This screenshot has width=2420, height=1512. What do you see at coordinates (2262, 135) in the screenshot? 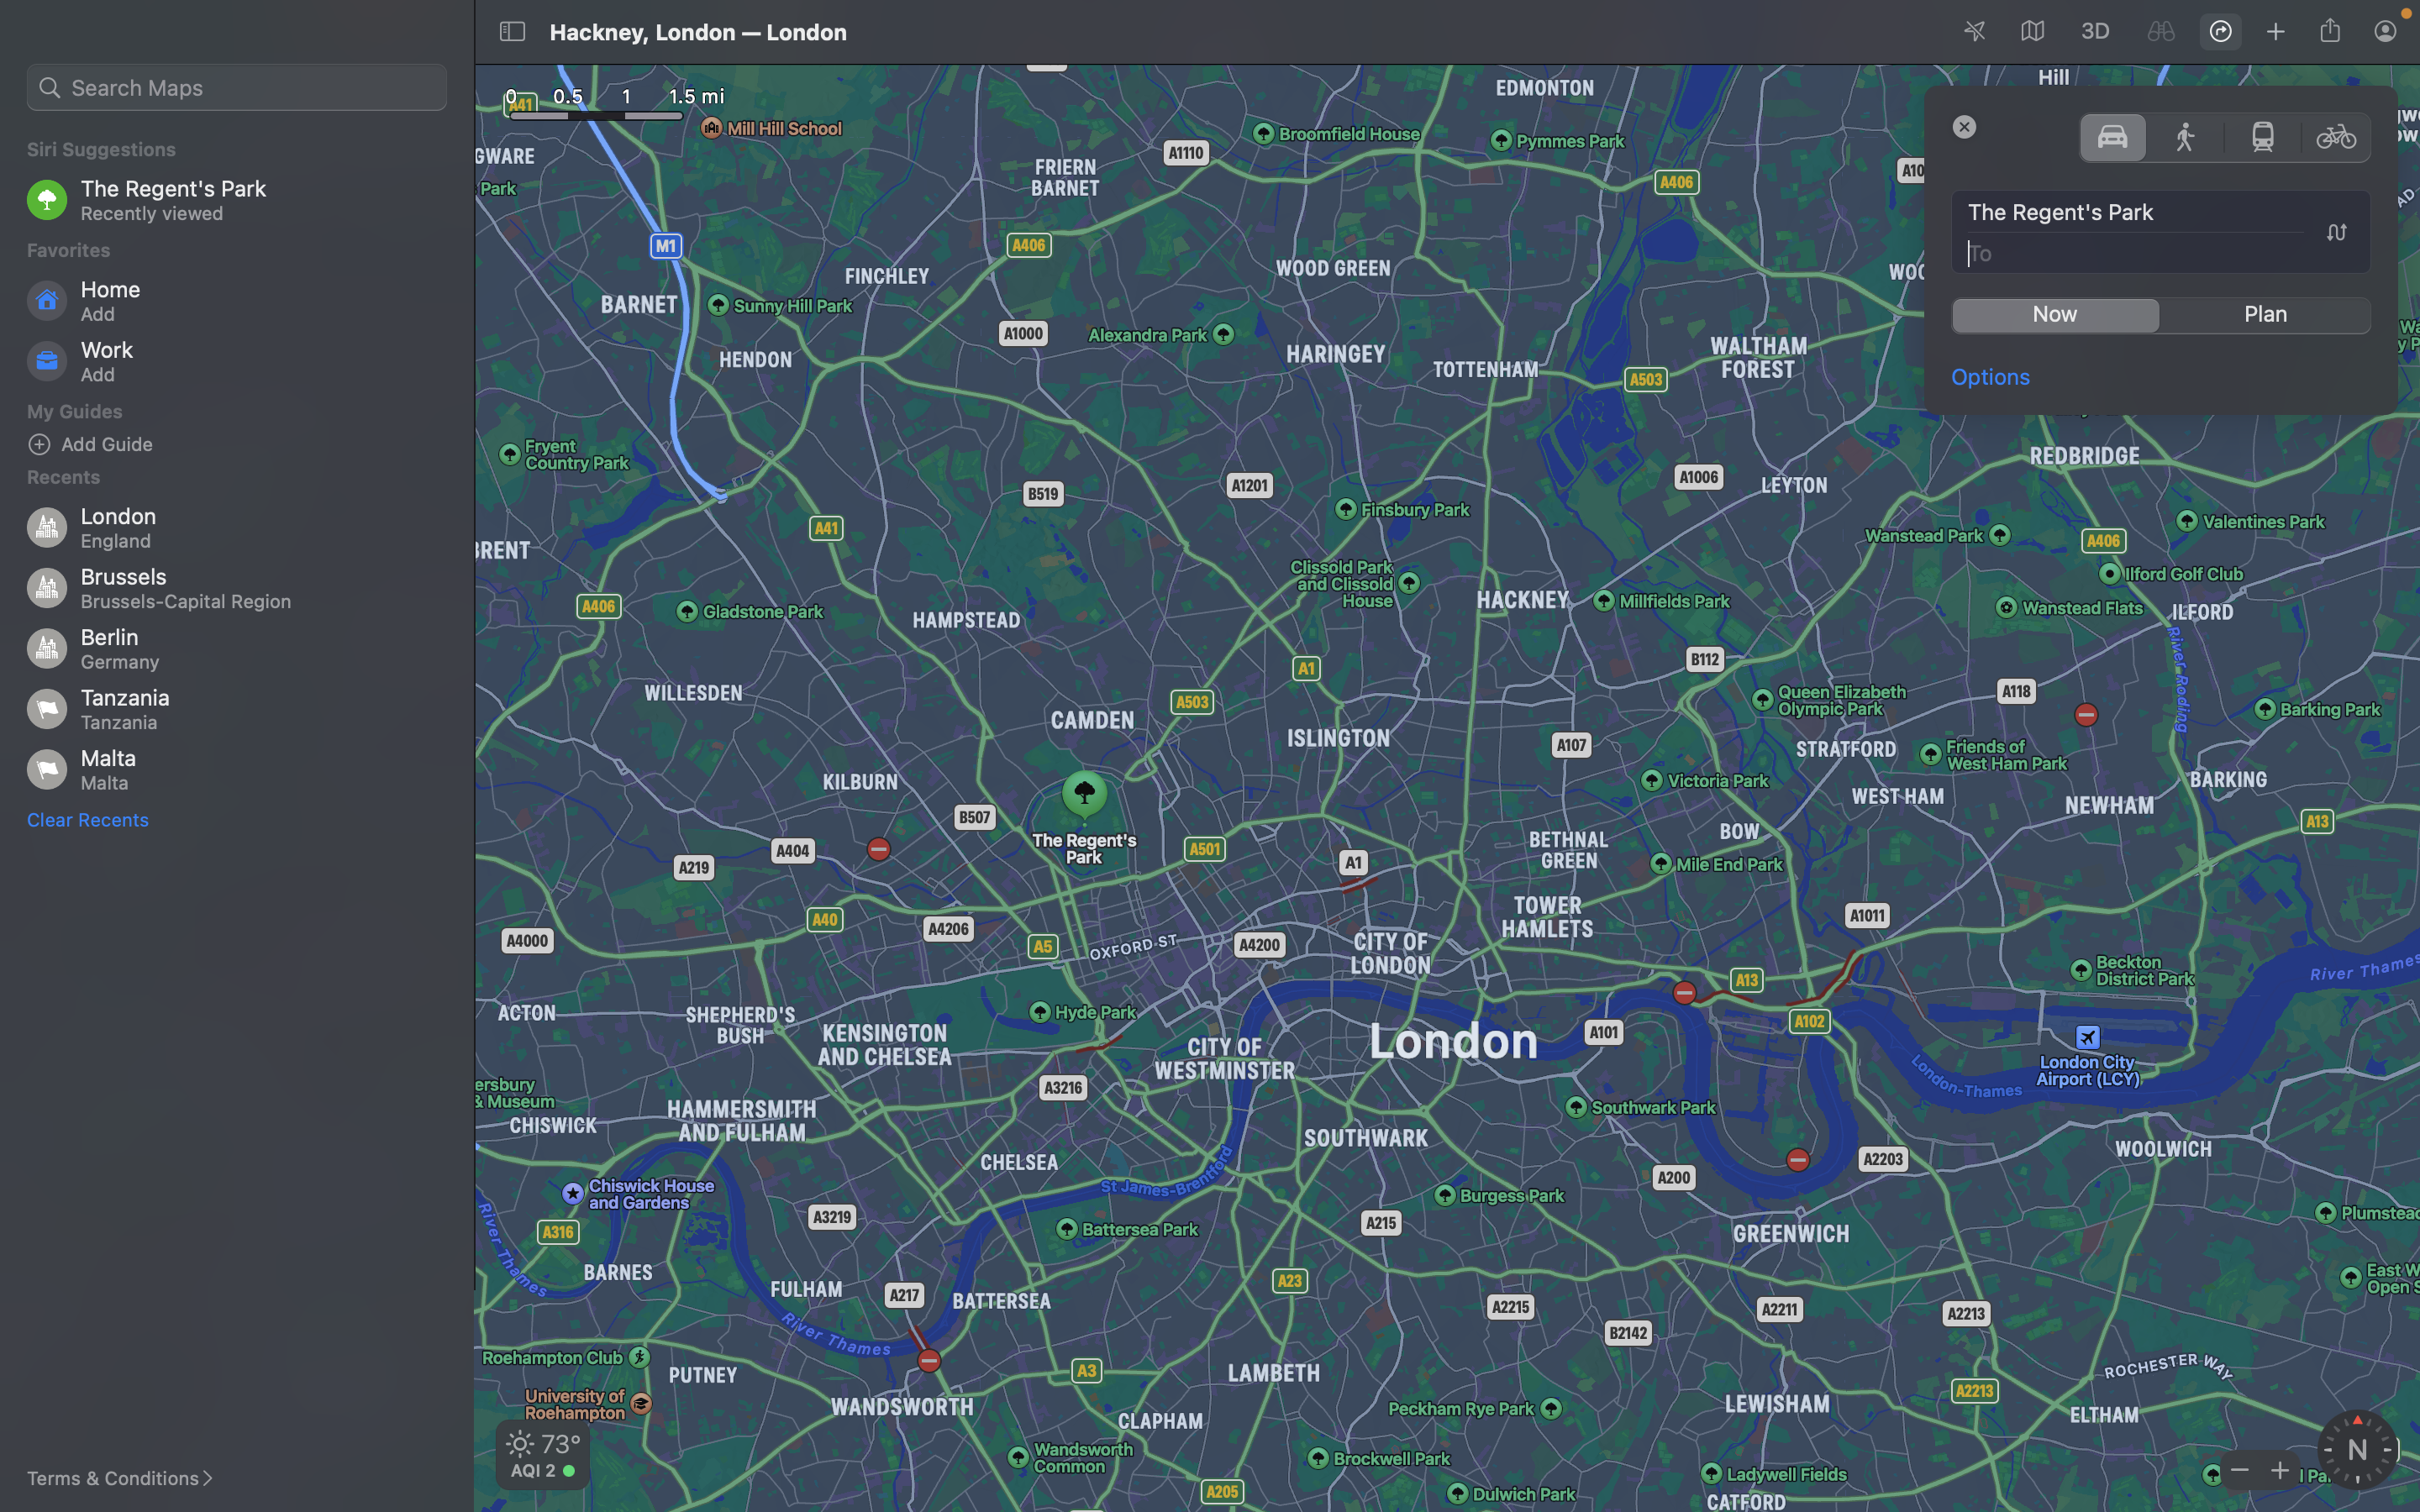
I see `public transit as the means of transport` at bounding box center [2262, 135].